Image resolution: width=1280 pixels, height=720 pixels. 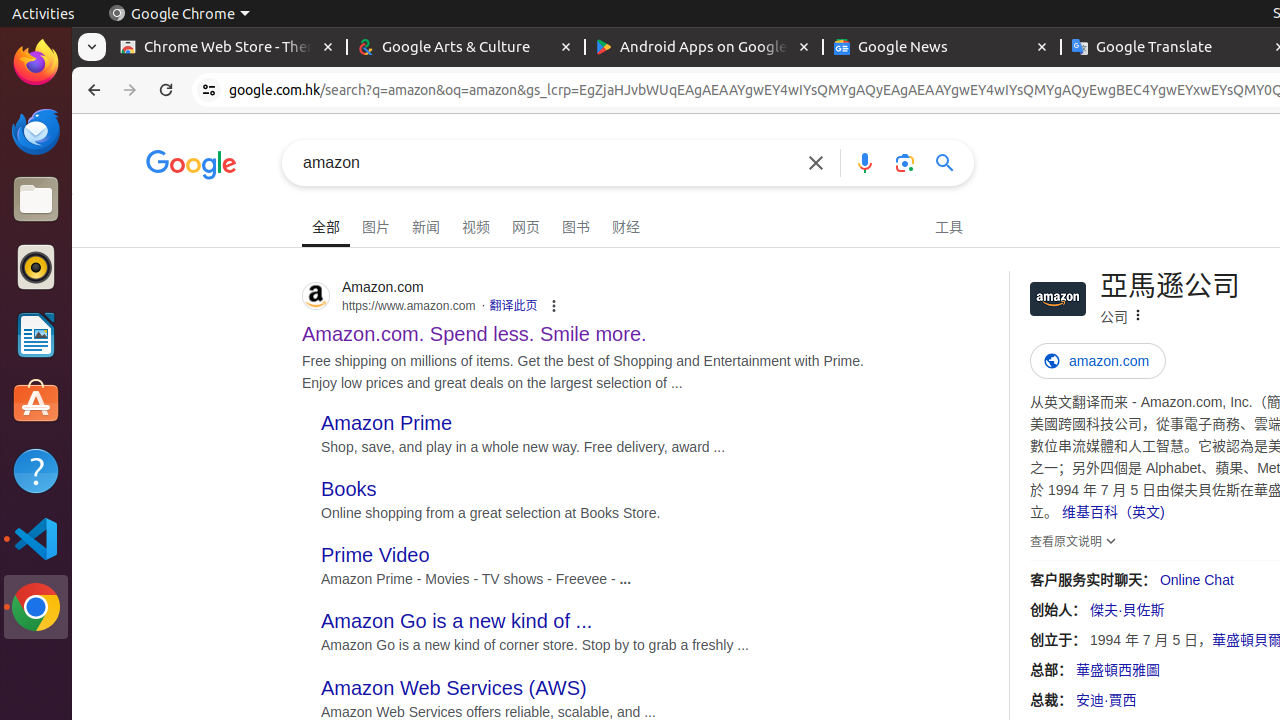 What do you see at coordinates (1057, 299) in the screenshot?
I see `'“亞馬遜公司”的缩略图图片'` at bounding box center [1057, 299].